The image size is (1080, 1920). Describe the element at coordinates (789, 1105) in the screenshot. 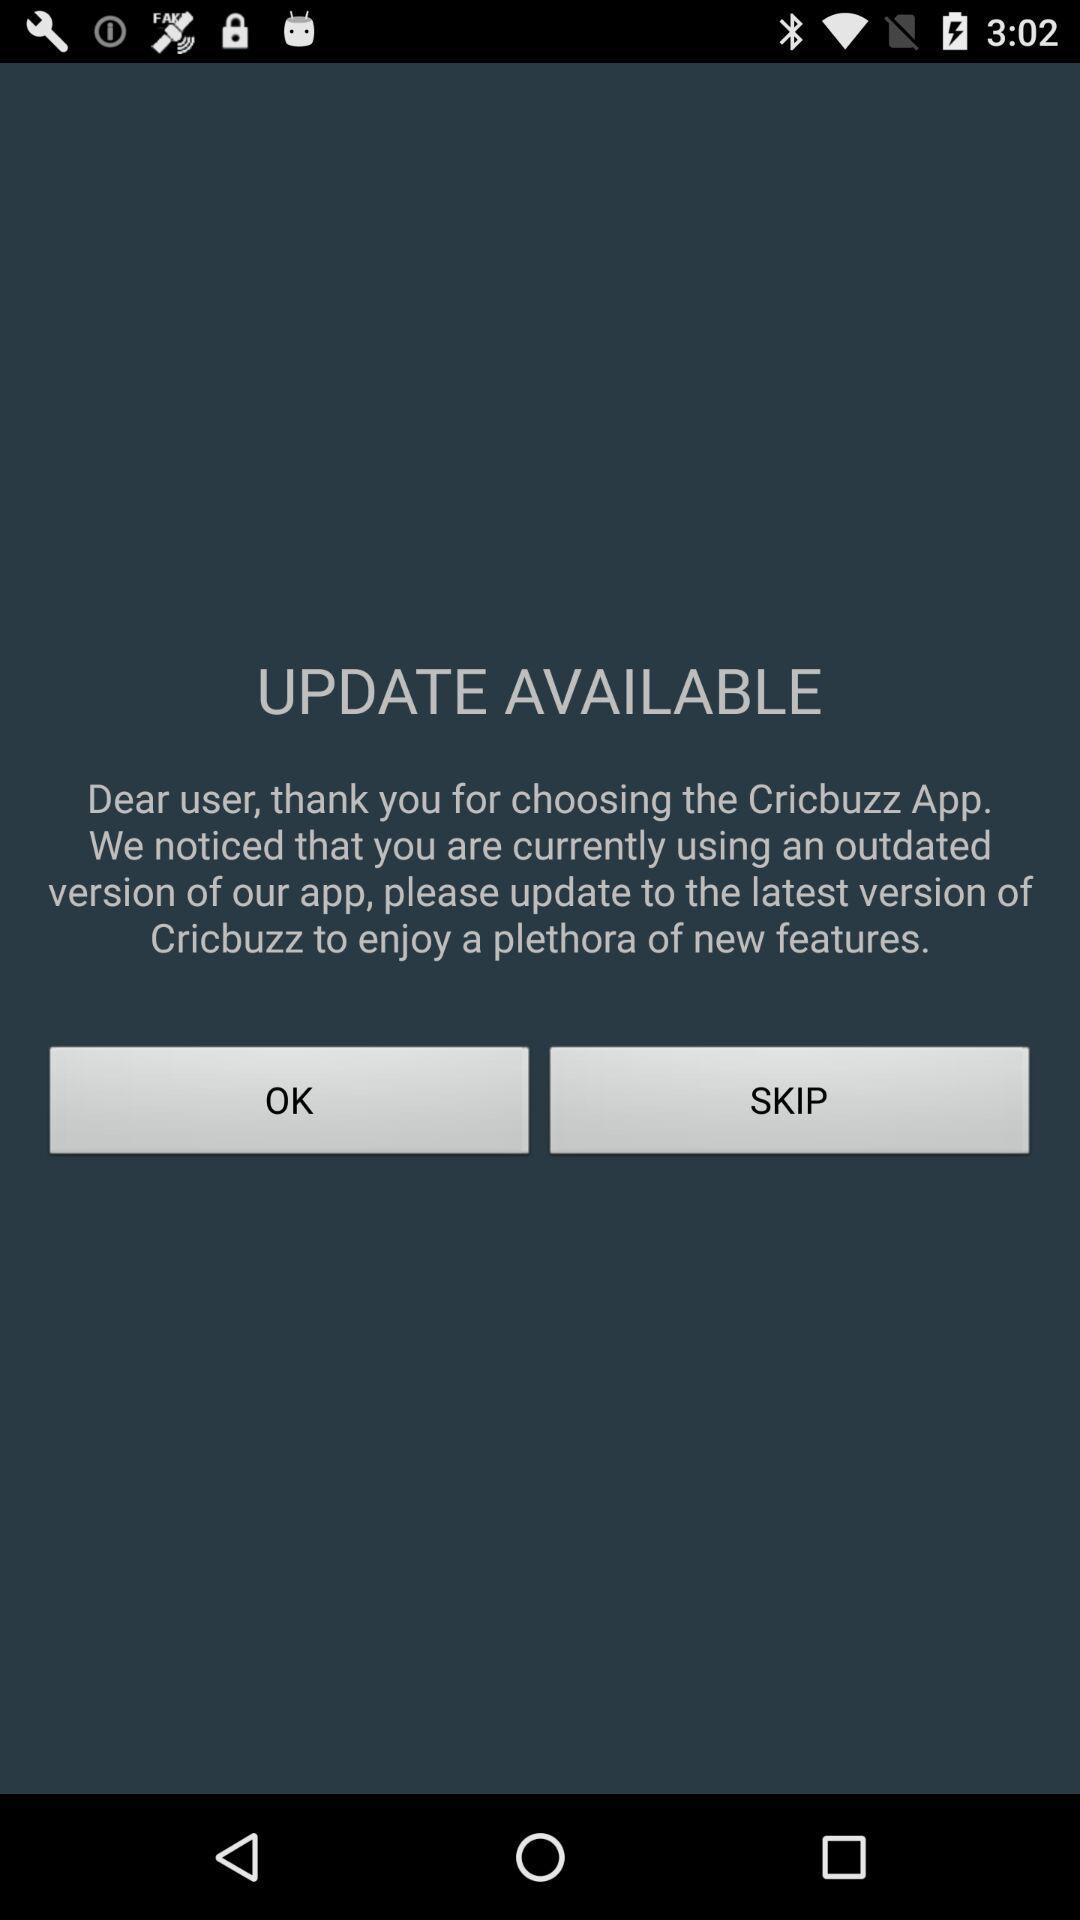

I see `skip item` at that location.